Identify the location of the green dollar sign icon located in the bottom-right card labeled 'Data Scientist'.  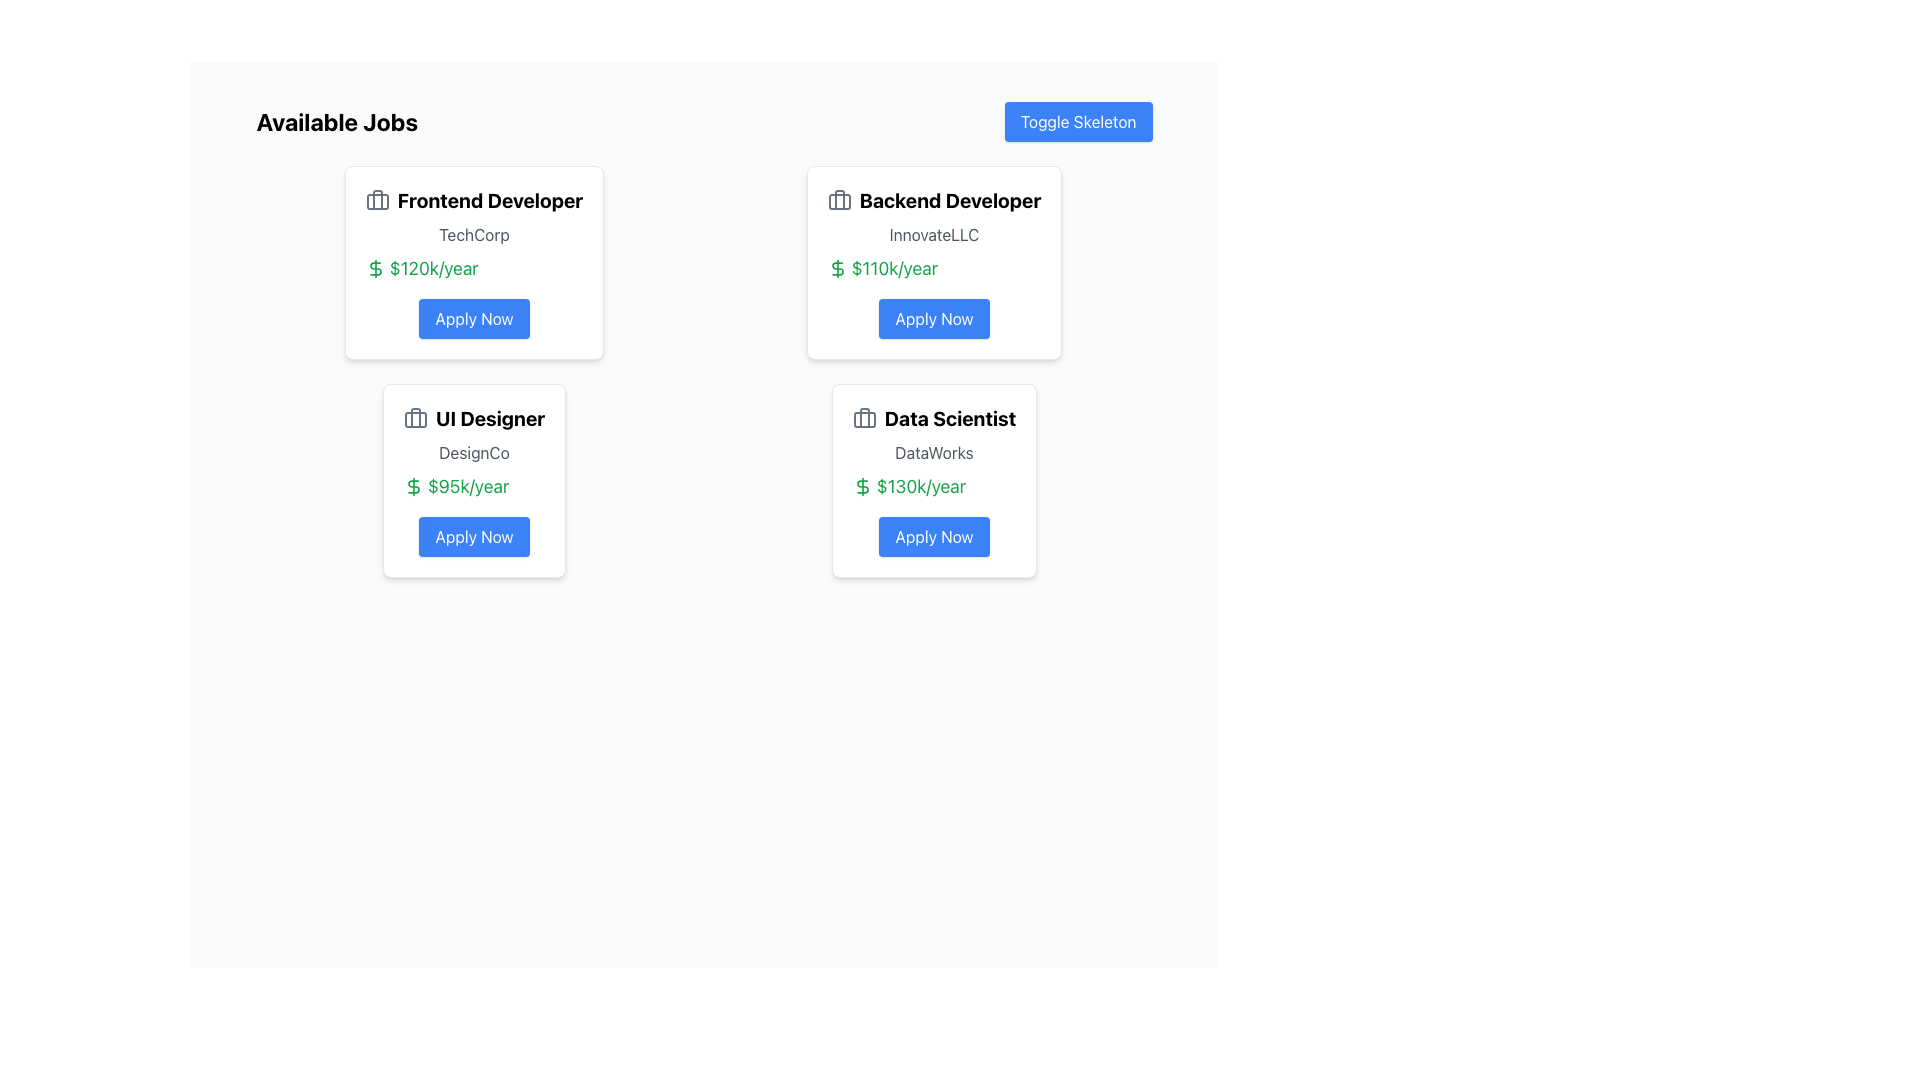
(862, 486).